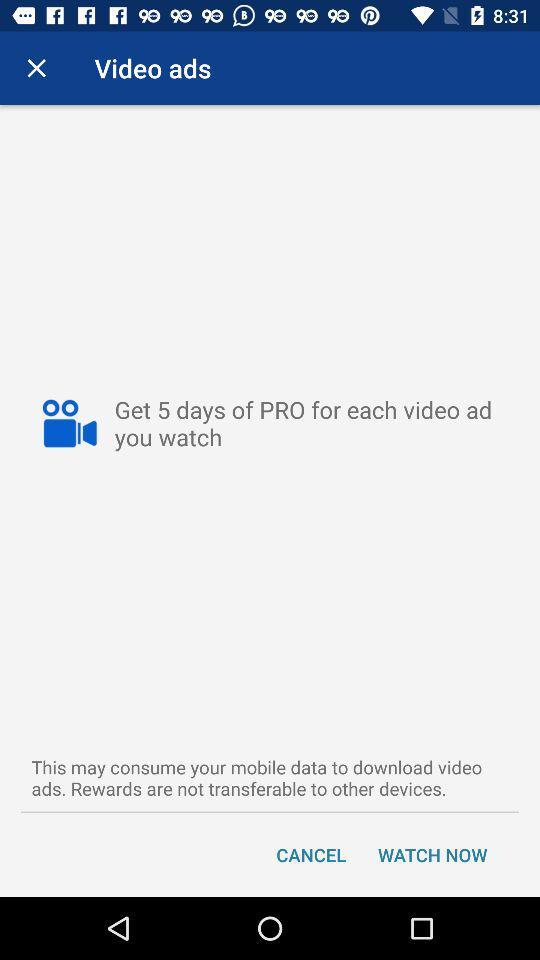 The width and height of the screenshot is (540, 960). What do you see at coordinates (311, 853) in the screenshot?
I see `cancel` at bounding box center [311, 853].